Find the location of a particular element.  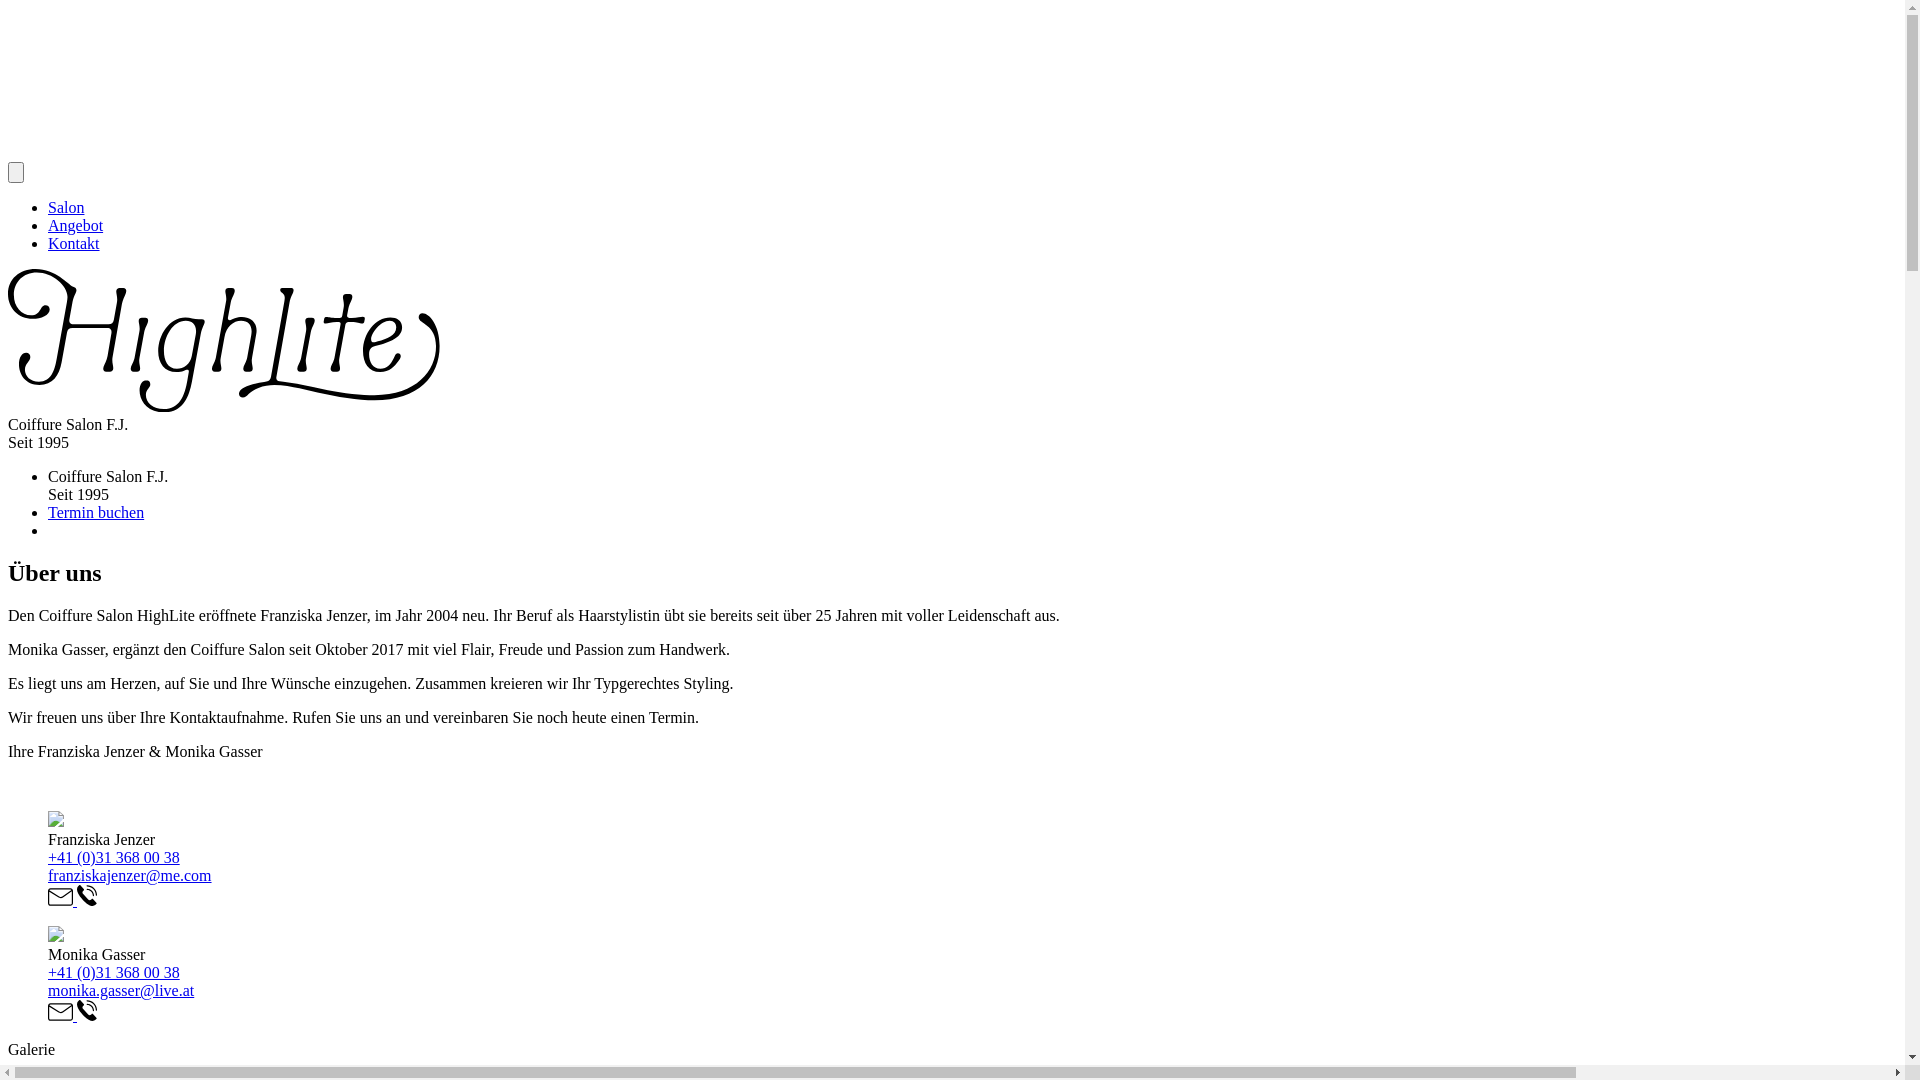

'Salon' is located at coordinates (48, 207).